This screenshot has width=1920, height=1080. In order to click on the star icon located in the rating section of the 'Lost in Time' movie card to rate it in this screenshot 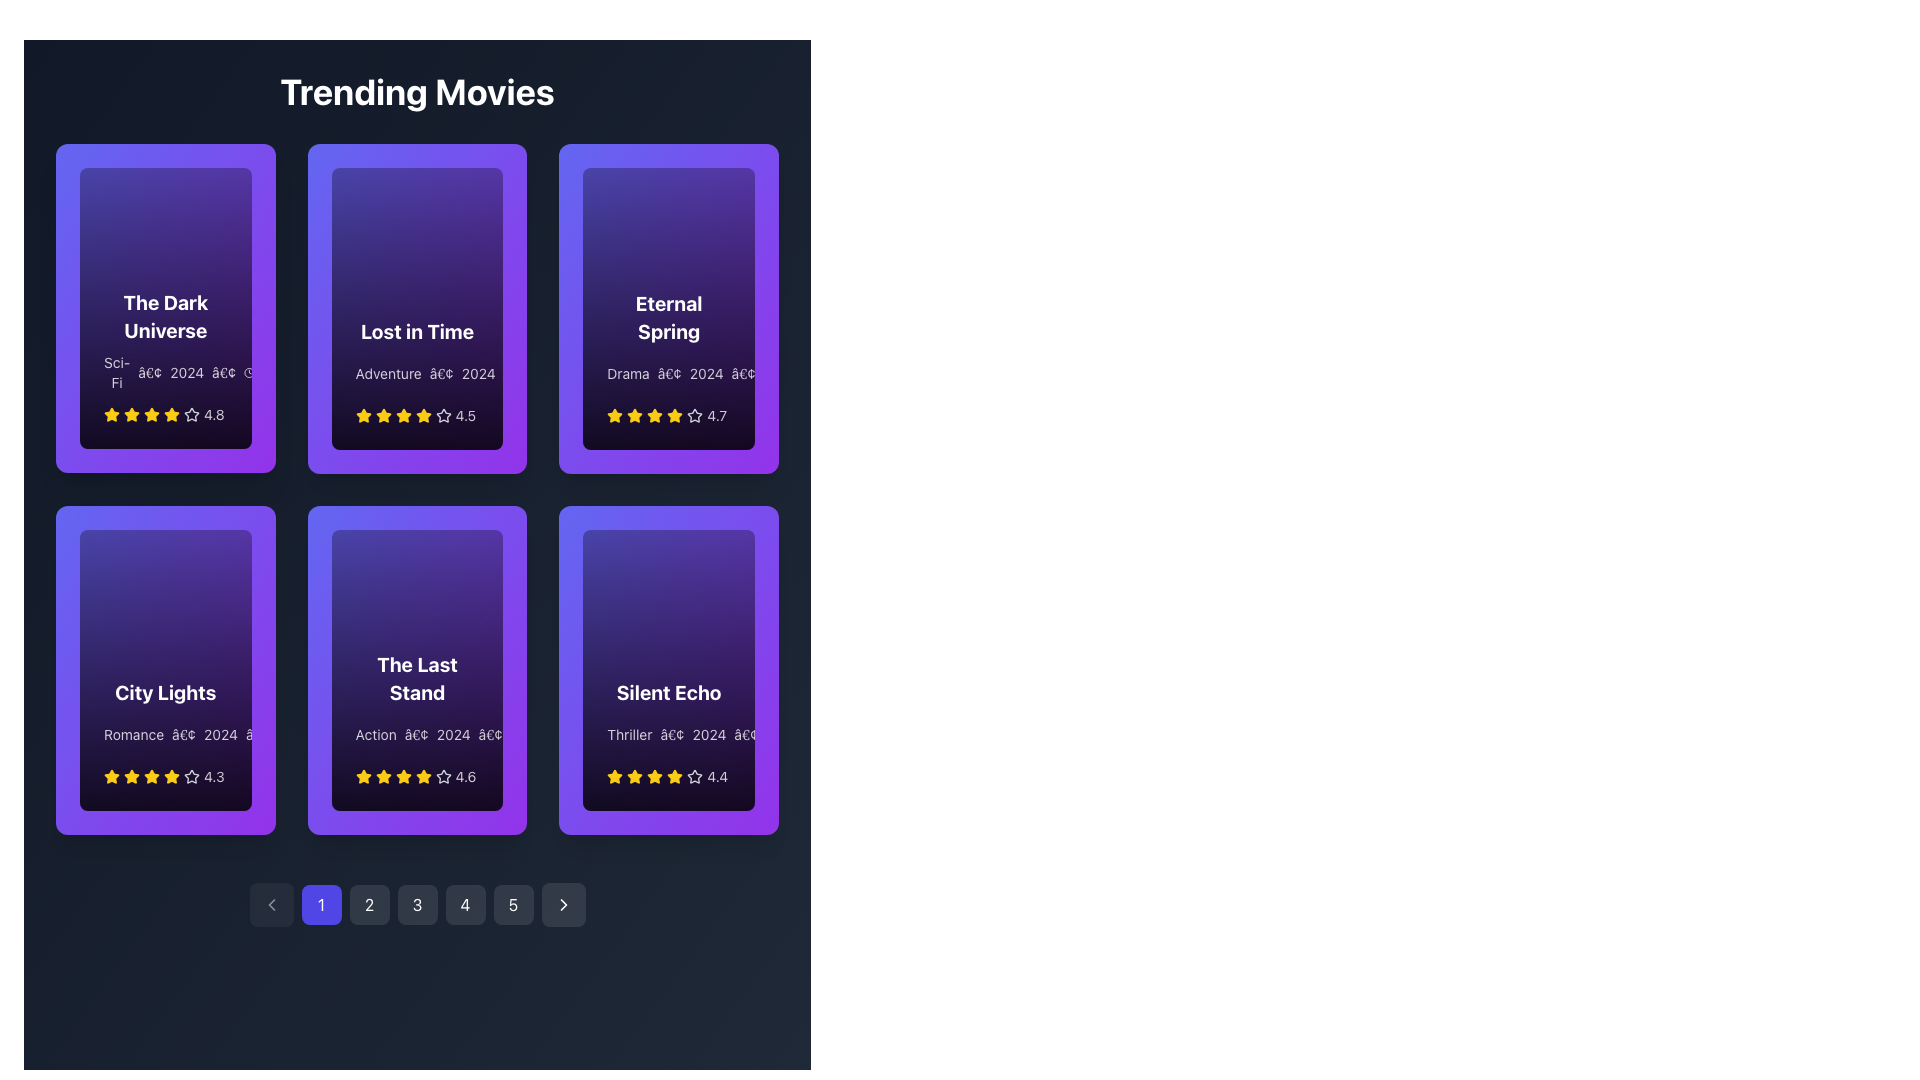, I will do `click(422, 414)`.